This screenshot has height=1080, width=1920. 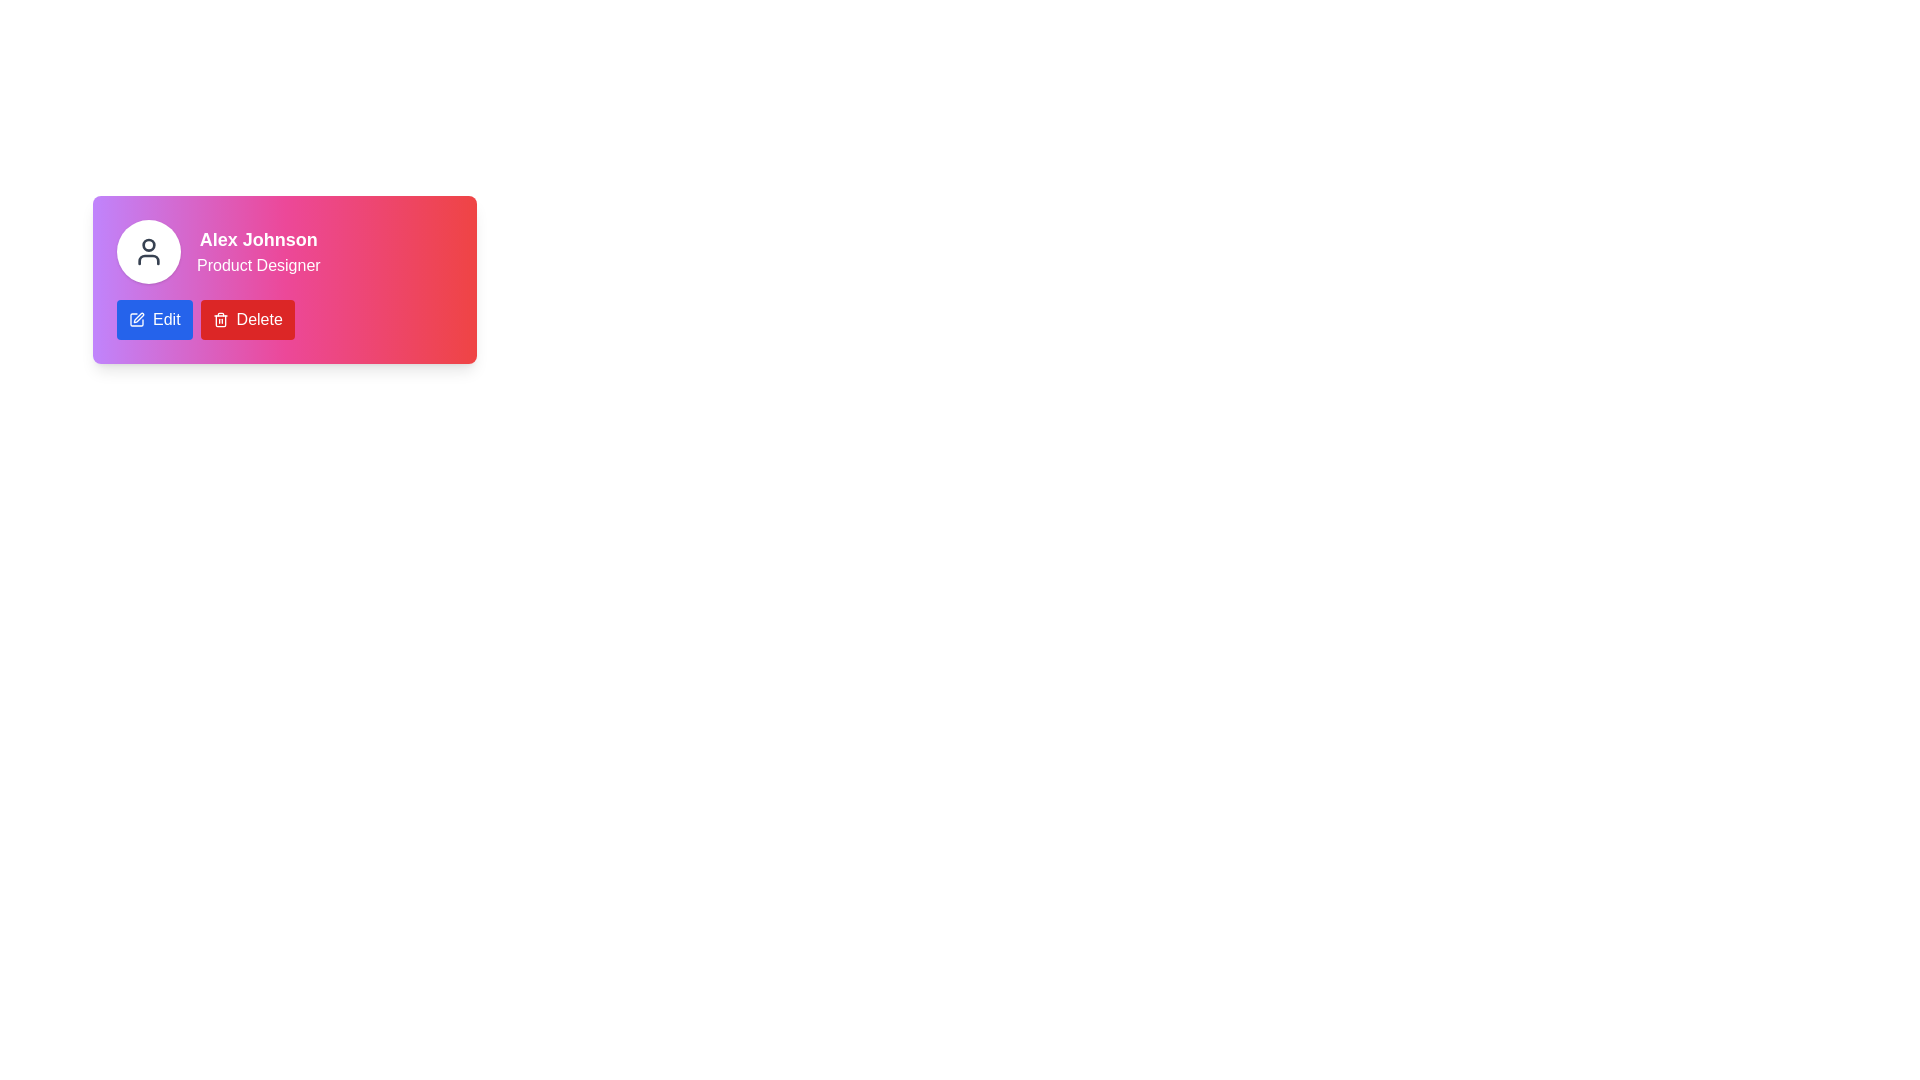 What do you see at coordinates (166, 319) in the screenshot?
I see `the 'Edit' button located on the blue button adjacent to the left side of the red 'Delete' button at the bottom-left of the user profile card` at bounding box center [166, 319].